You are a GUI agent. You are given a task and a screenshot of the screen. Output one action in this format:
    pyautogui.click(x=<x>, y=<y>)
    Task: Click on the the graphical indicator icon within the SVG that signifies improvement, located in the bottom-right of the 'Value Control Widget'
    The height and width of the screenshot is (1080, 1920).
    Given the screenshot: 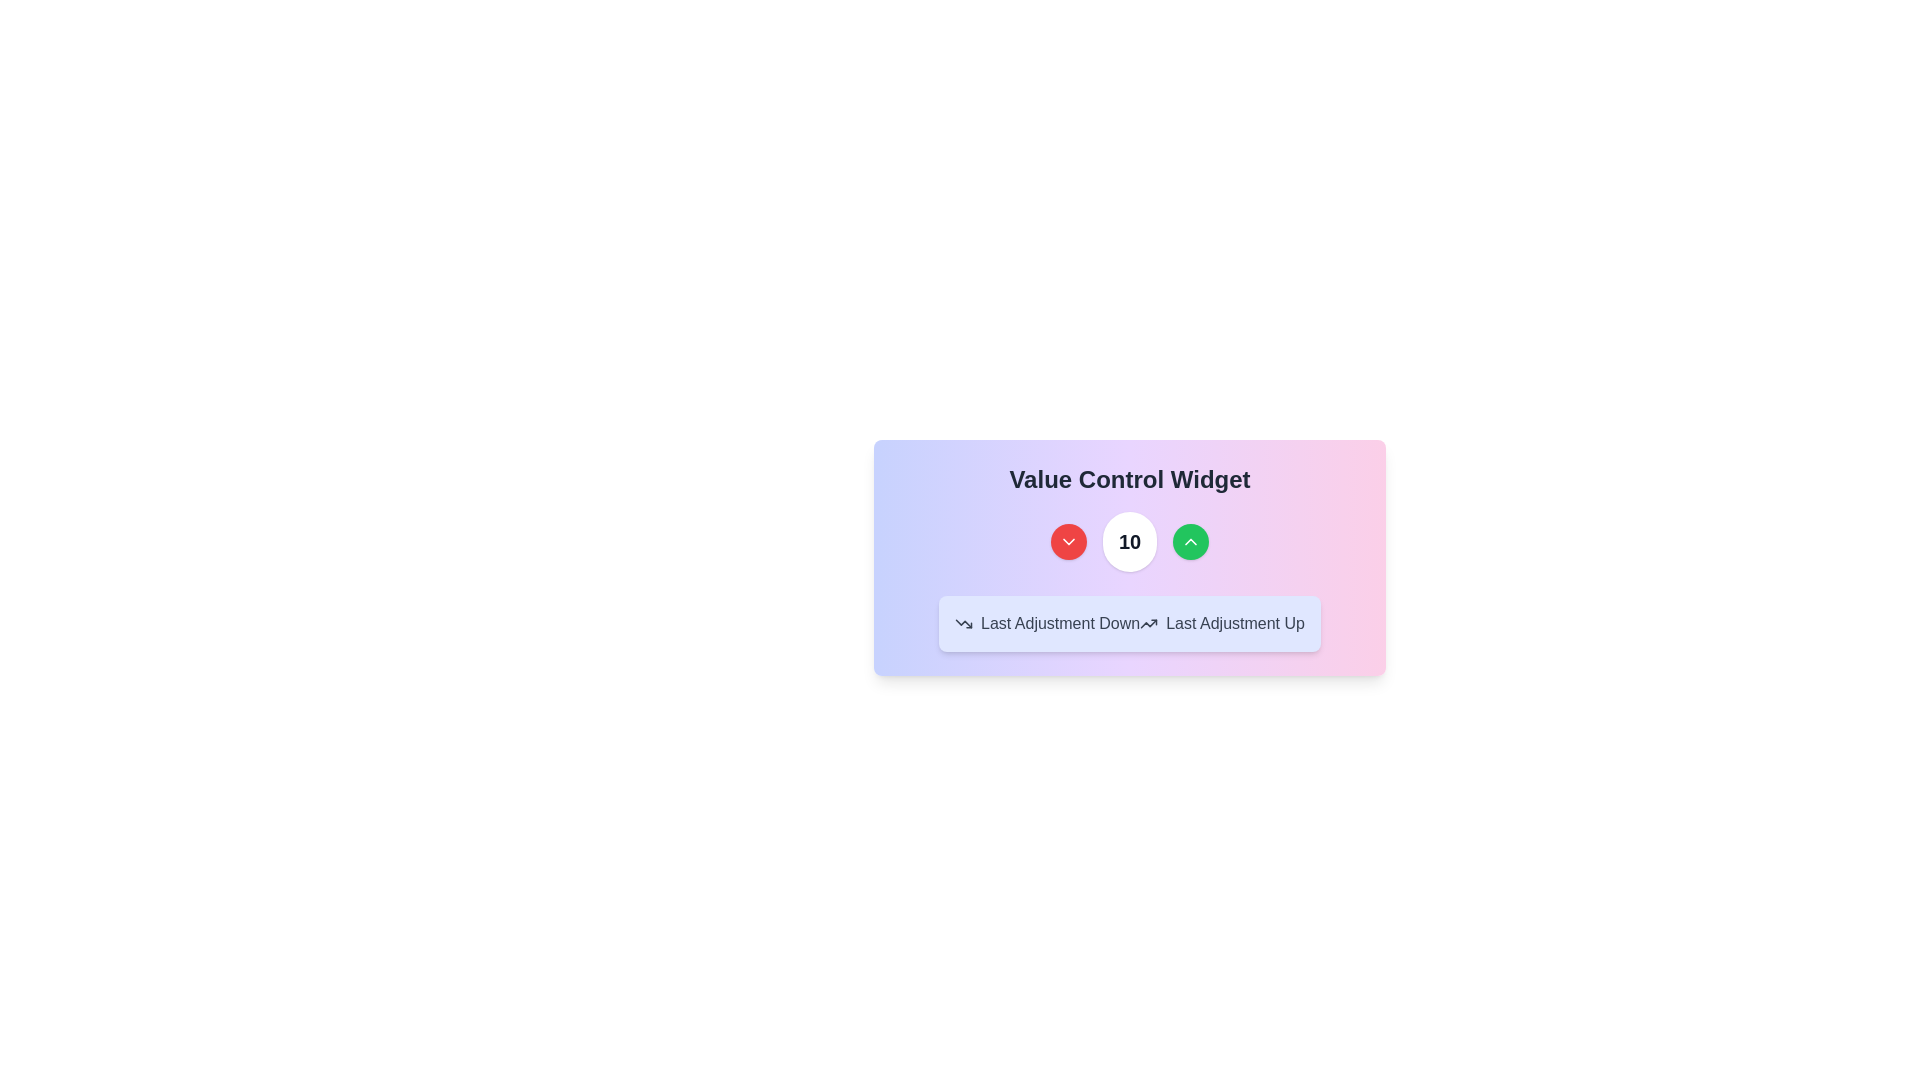 What is the action you would take?
    pyautogui.click(x=1149, y=623)
    